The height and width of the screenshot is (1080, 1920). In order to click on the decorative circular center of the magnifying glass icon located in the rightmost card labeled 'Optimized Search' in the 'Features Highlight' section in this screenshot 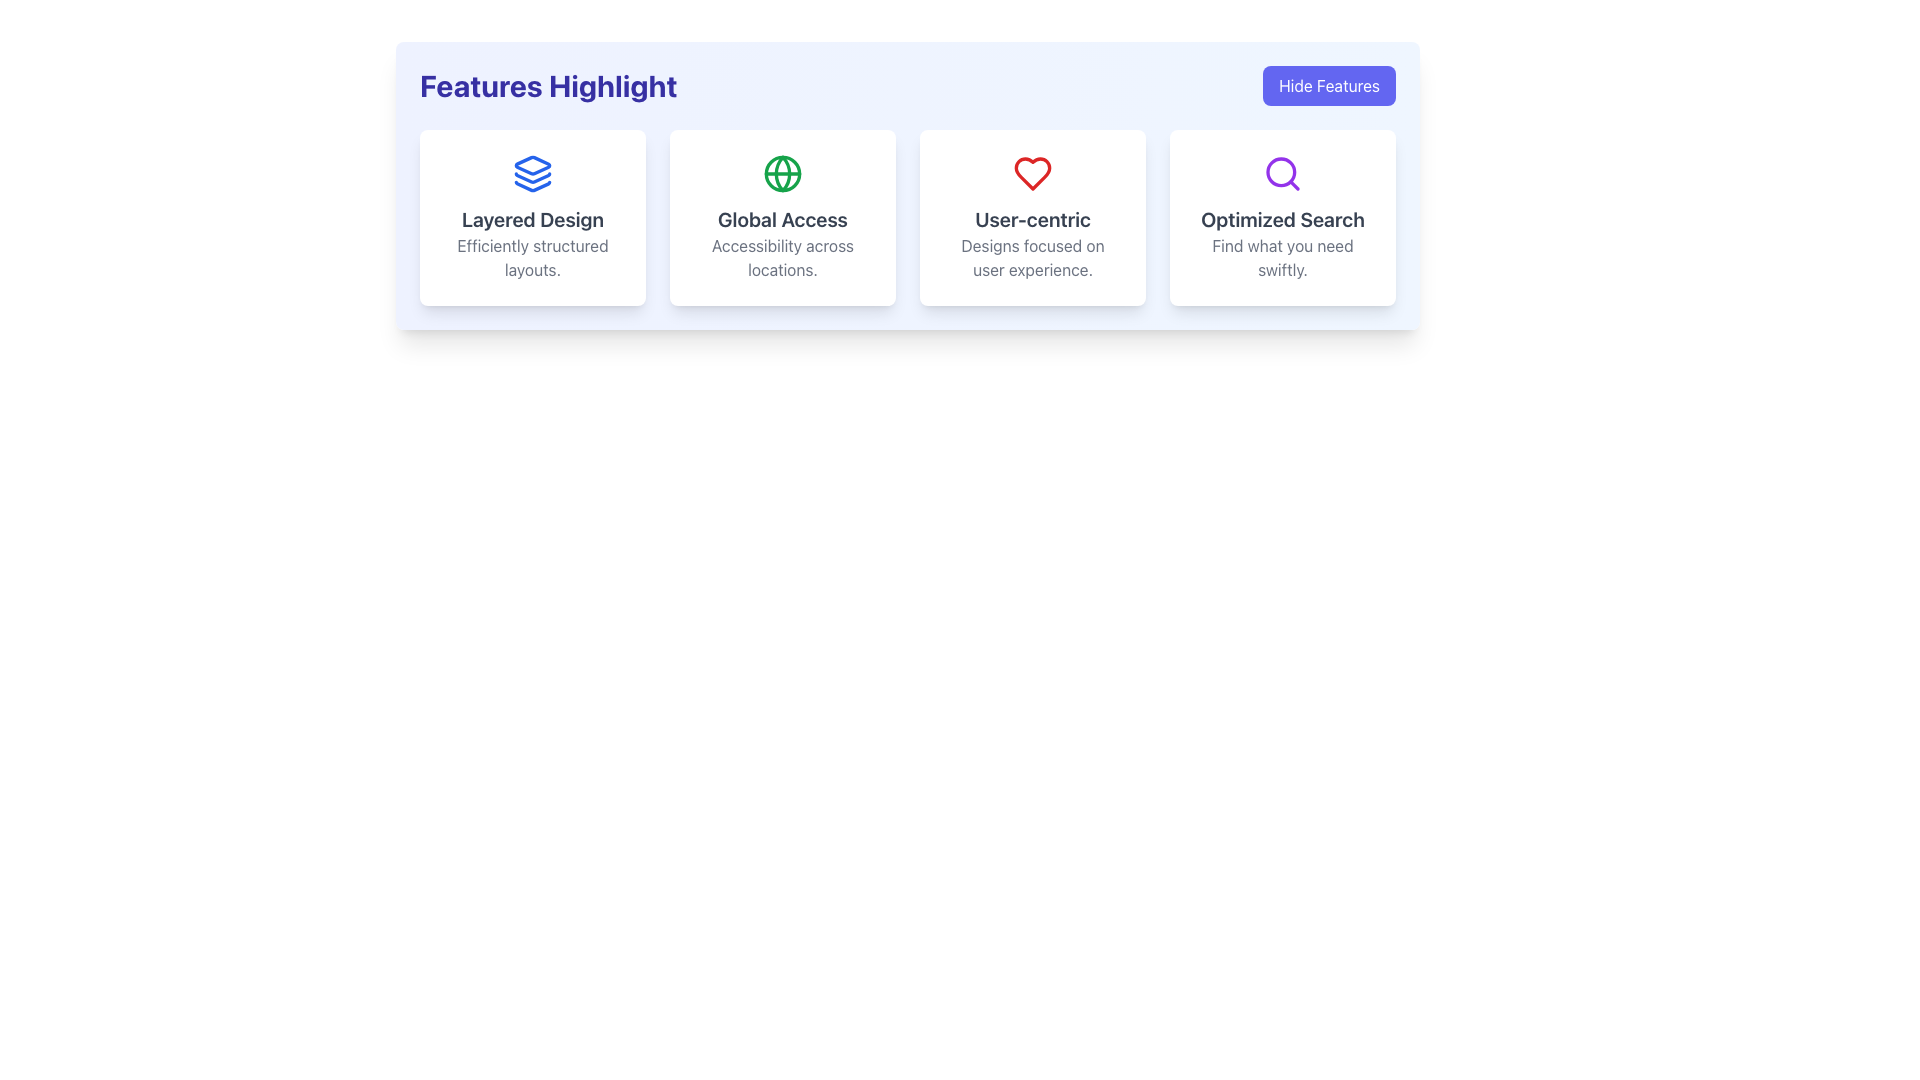, I will do `click(1281, 171)`.